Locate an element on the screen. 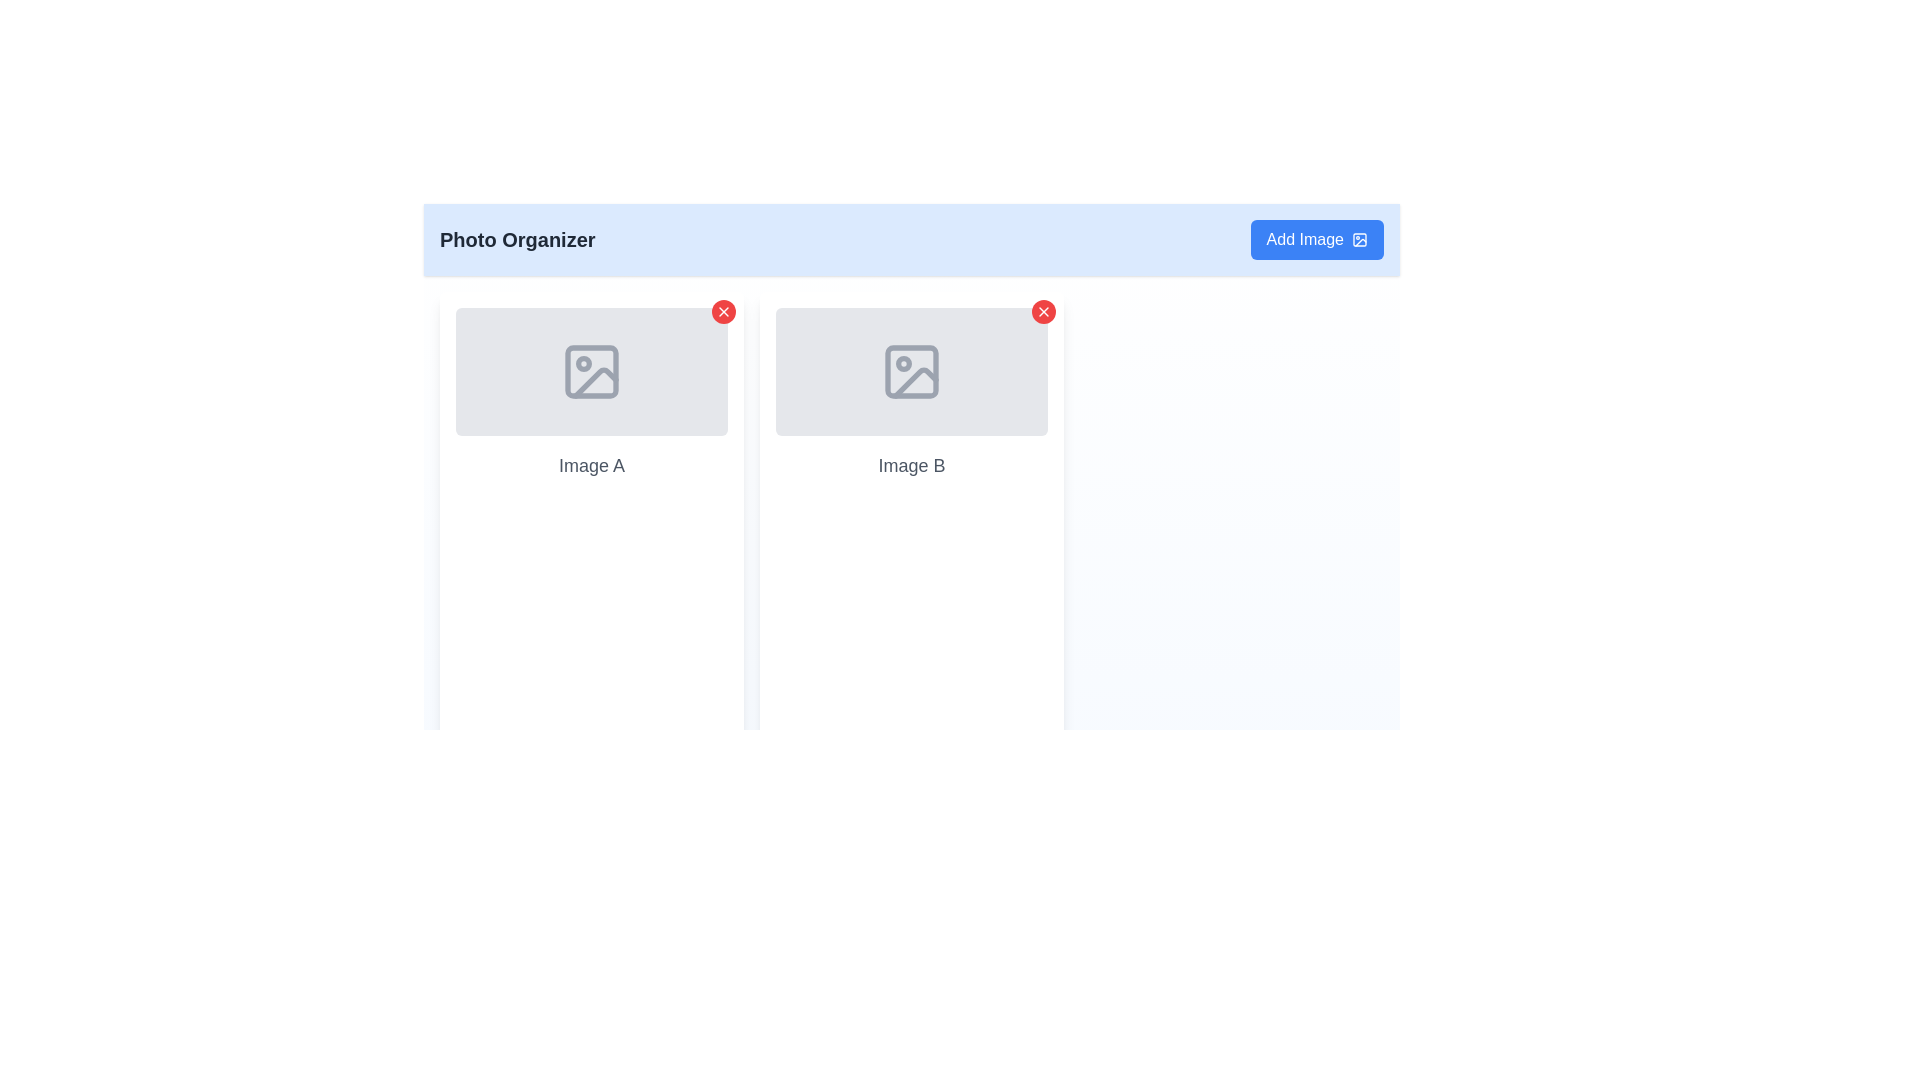 This screenshot has width=1920, height=1080. the 'Add Image' button icon located at the top right corner of the interface, which visually indicates the function of adding an image when clicked is located at coordinates (1359, 238).